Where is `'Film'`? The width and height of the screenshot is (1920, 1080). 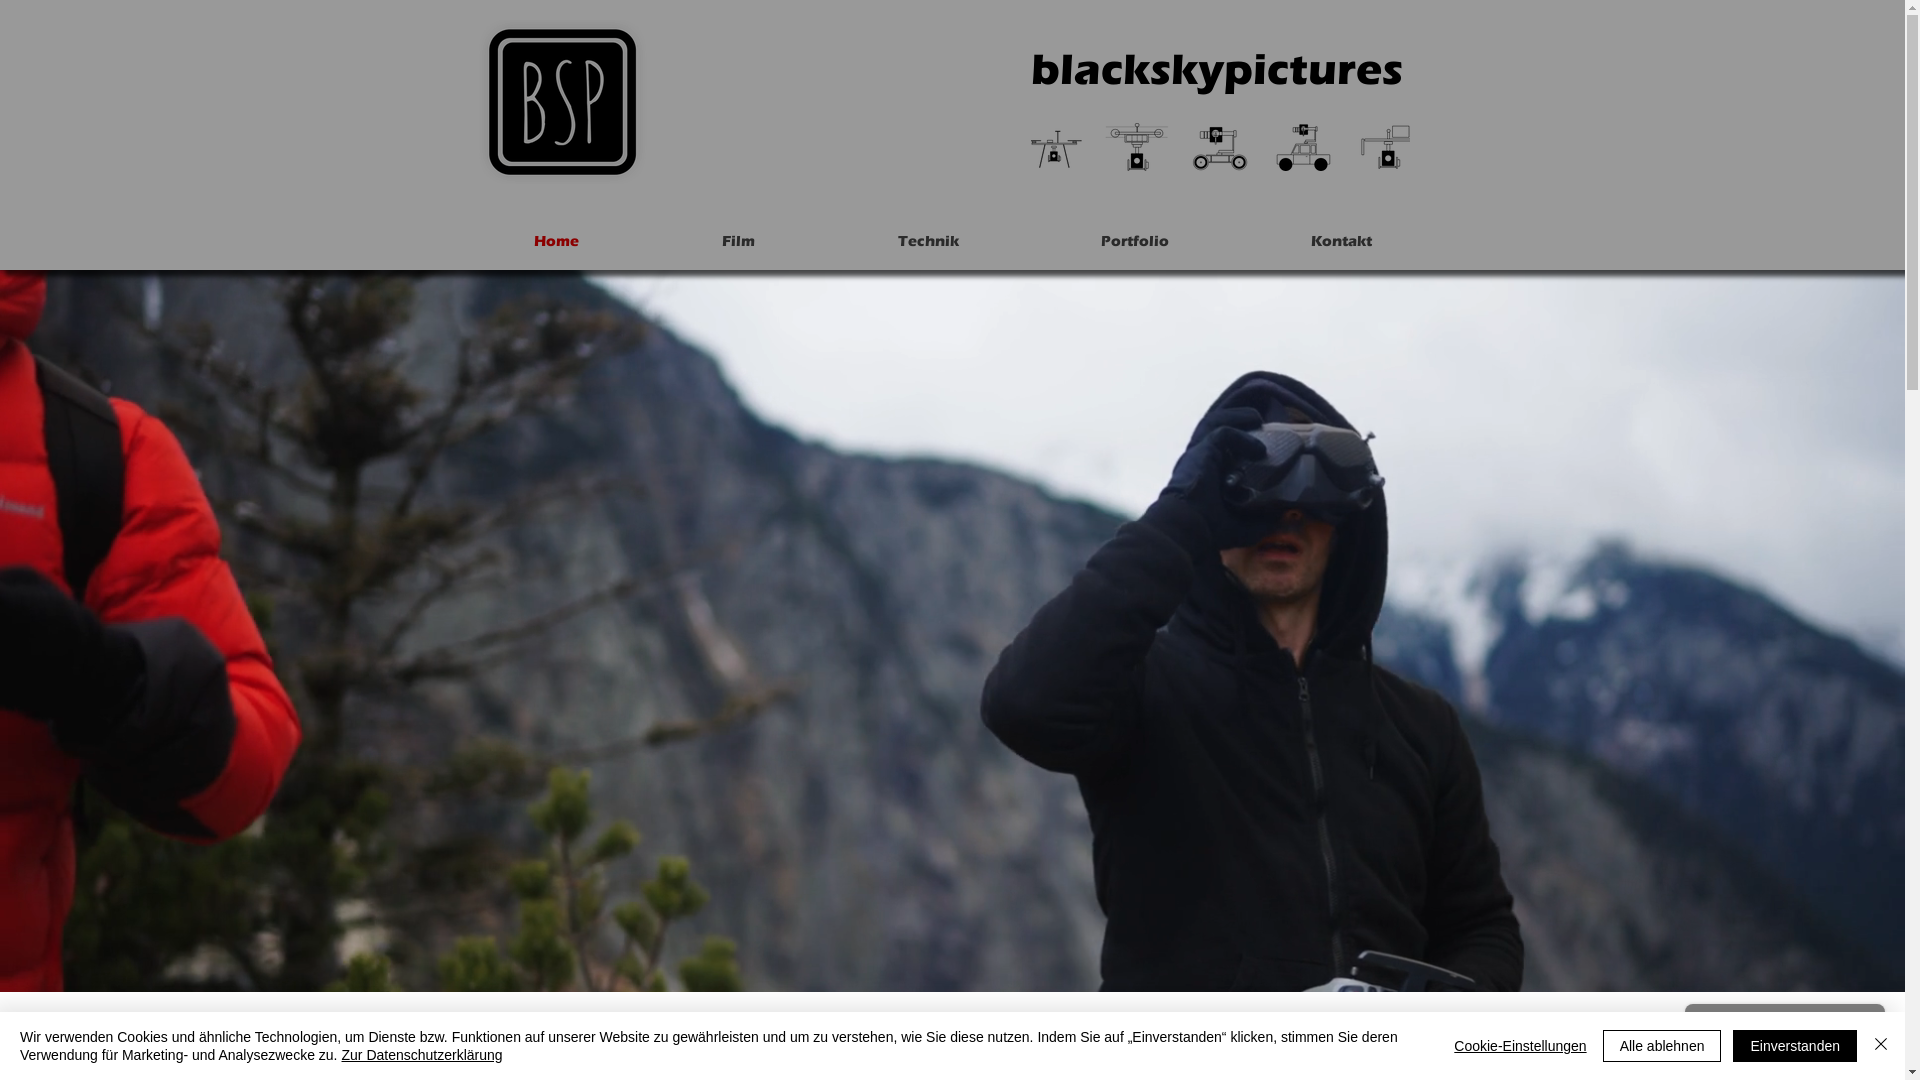
'Film' is located at coordinates (737, 239).